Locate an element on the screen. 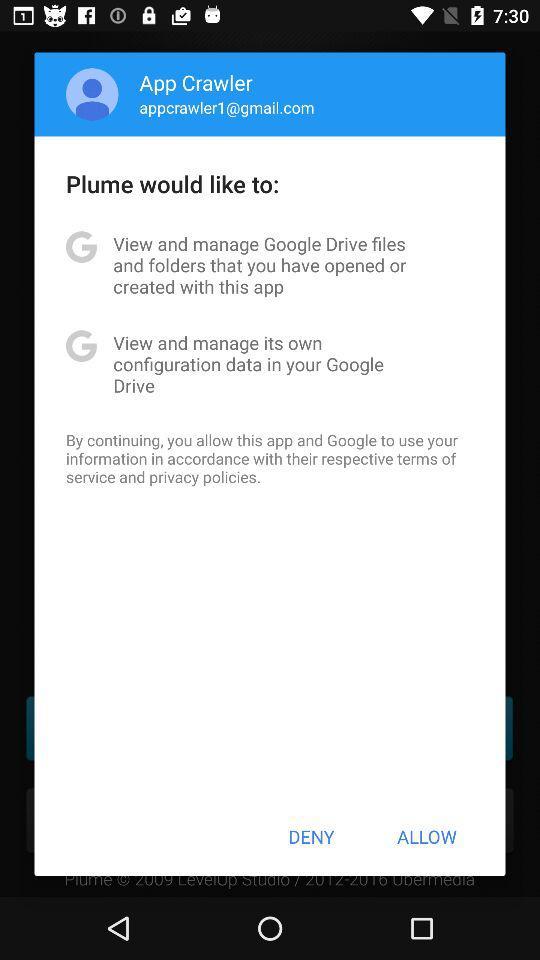  item above the plume would like is located at coordinates (226, 107).